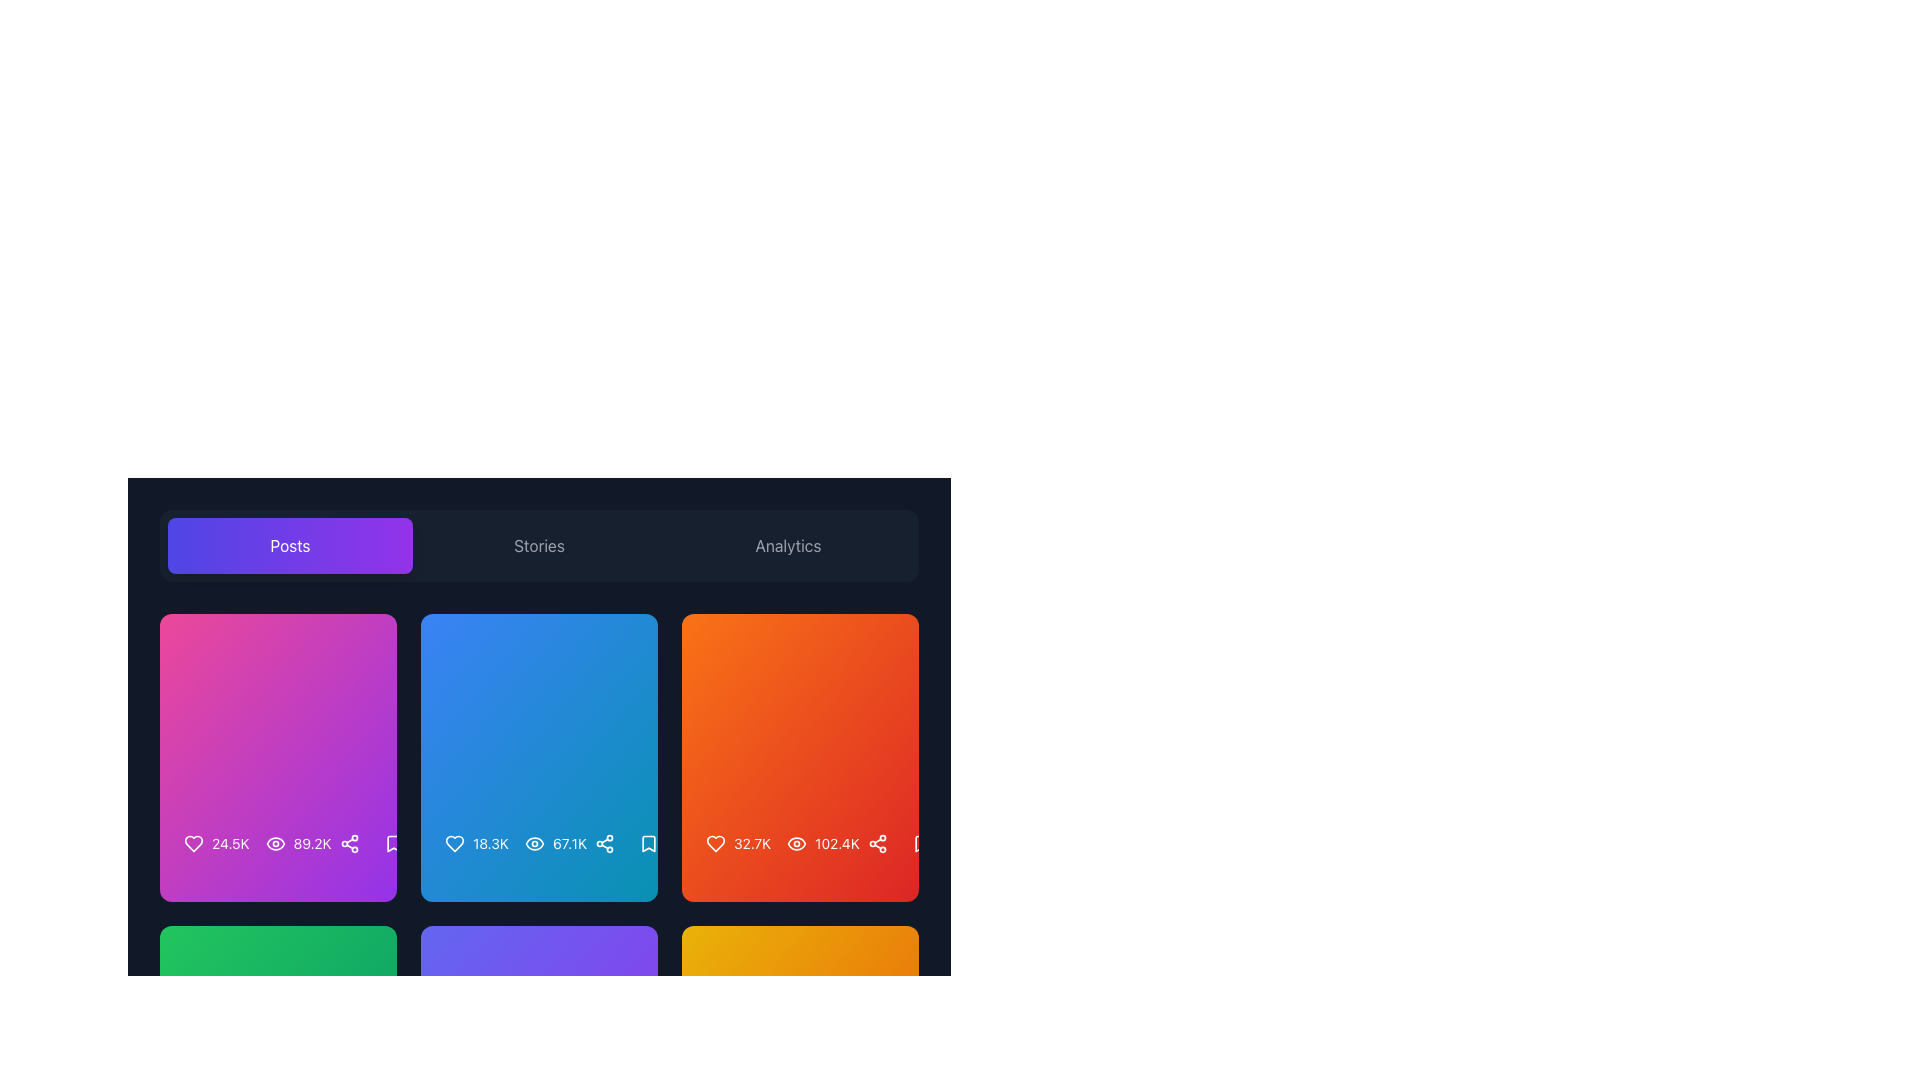  I want to click on the eye-shaped icon with a white outline and circular pupil against an orange background, located to the left of the text '102.4K' and adjacent to a heart icon with '32.7K' on its left, so click(796, 844).